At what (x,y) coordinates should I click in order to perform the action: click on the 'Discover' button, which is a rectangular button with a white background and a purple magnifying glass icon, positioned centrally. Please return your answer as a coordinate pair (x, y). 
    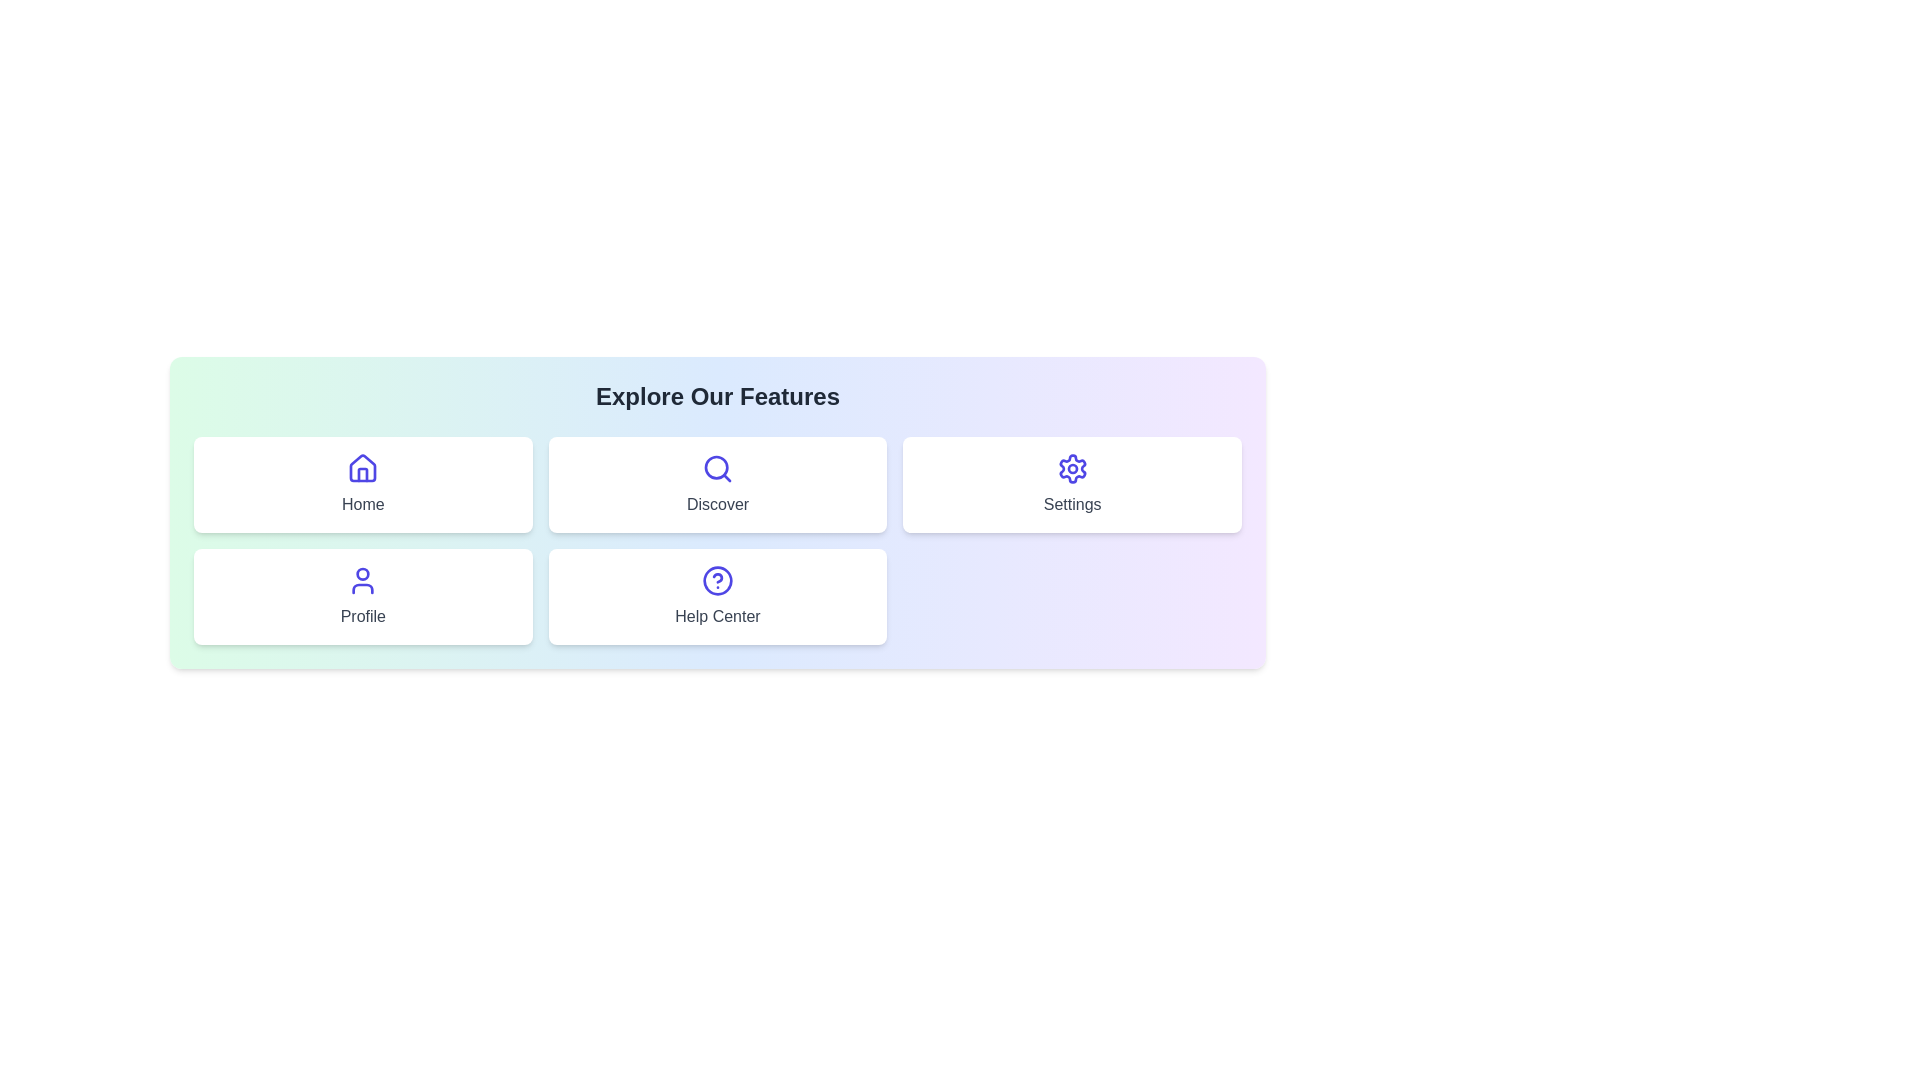
    Looking at the image, I should click on (718, 485).